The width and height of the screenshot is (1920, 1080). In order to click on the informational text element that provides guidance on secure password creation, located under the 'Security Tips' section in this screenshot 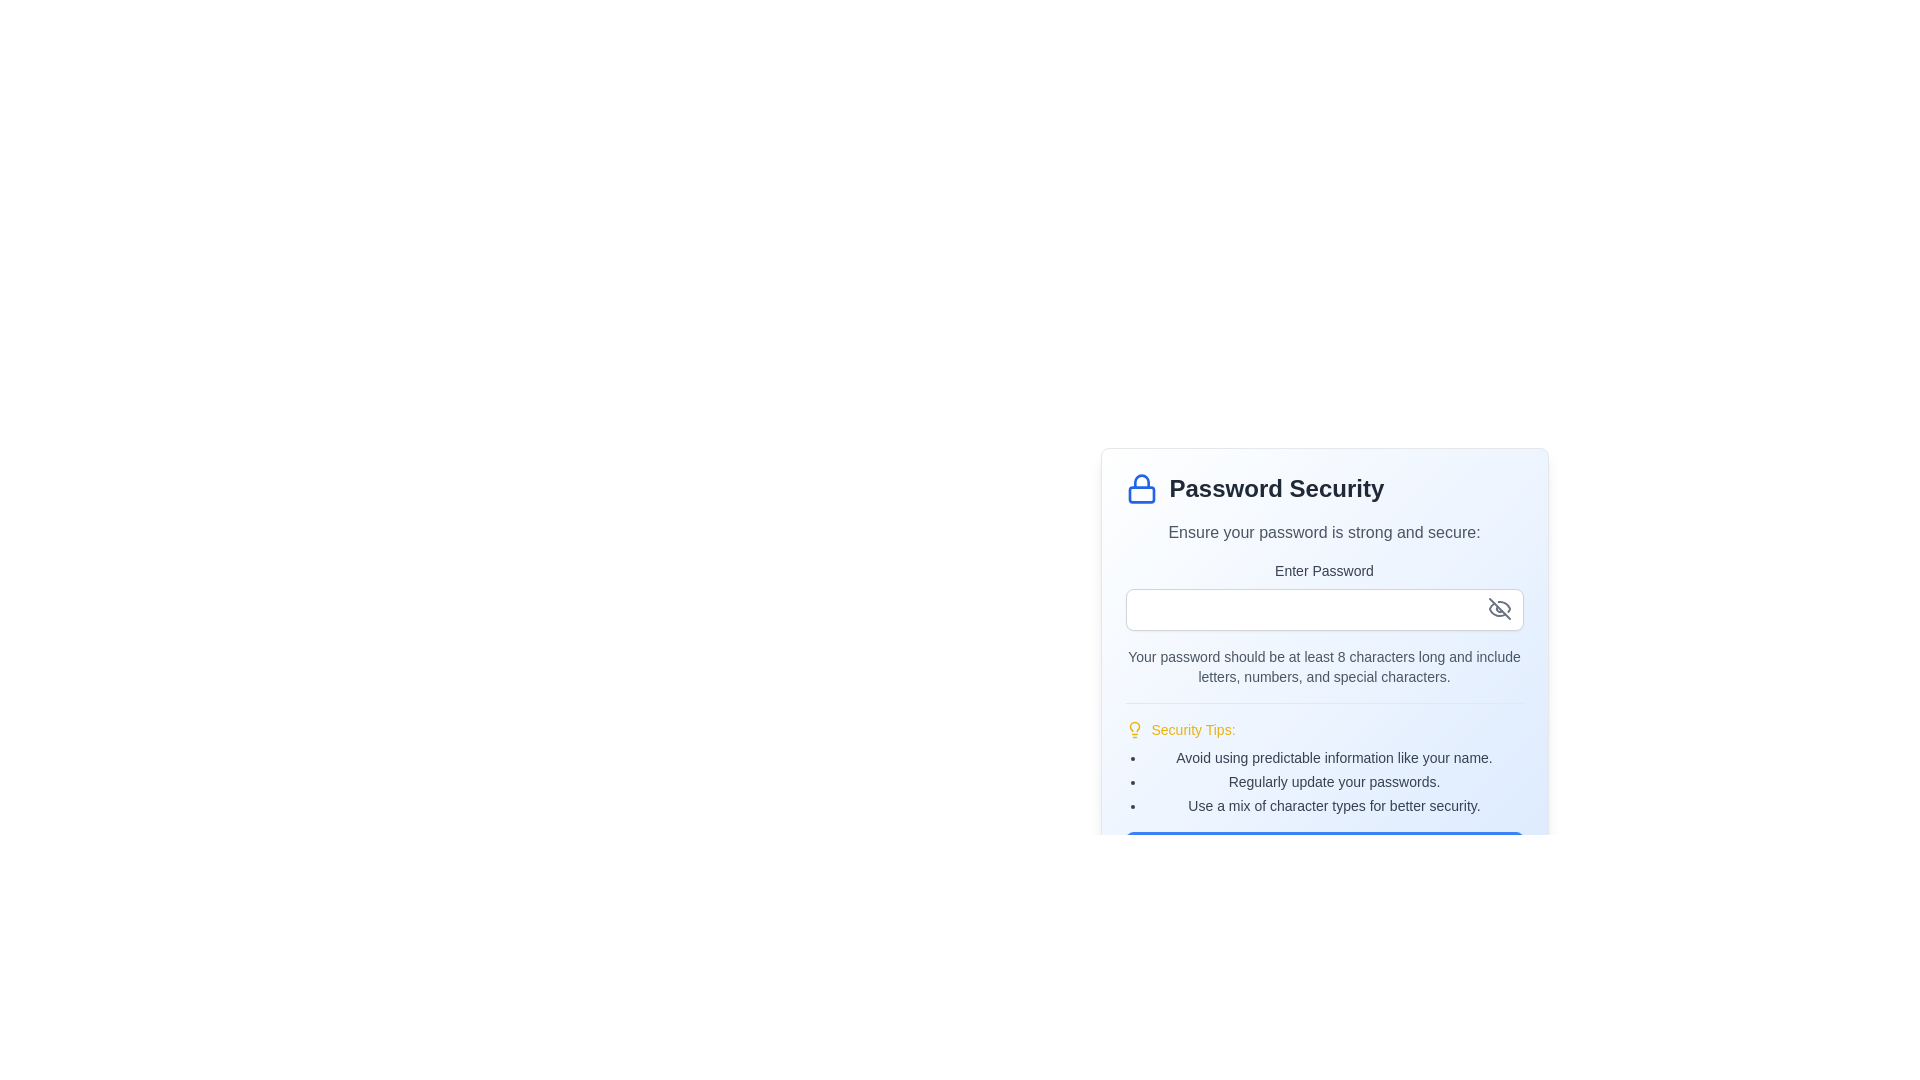, I will do `click(1334, 758)`.